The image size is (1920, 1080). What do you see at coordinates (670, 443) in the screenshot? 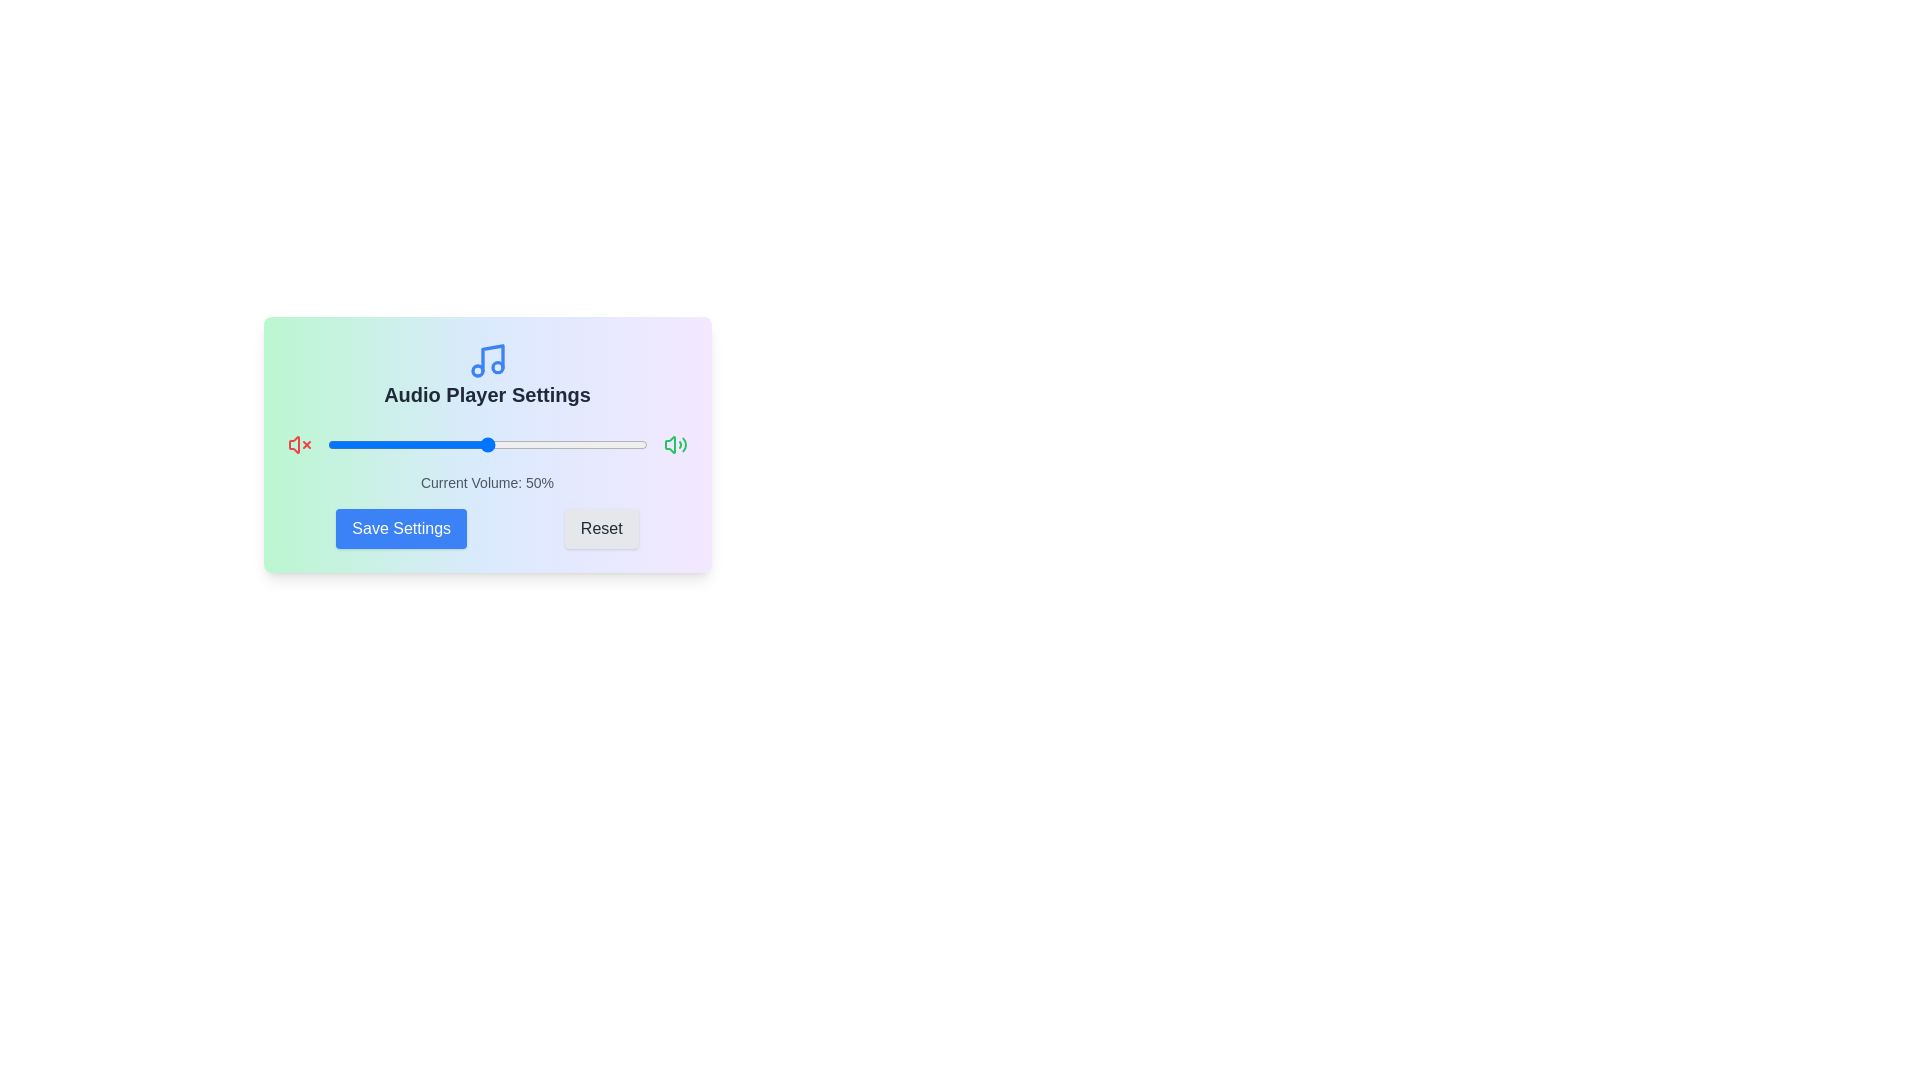
I see `the leftmost segment of the speaker icon, which is part of the audio settings indicator located at the top-right corner of the central interface card` at bounding box center [670, 443].